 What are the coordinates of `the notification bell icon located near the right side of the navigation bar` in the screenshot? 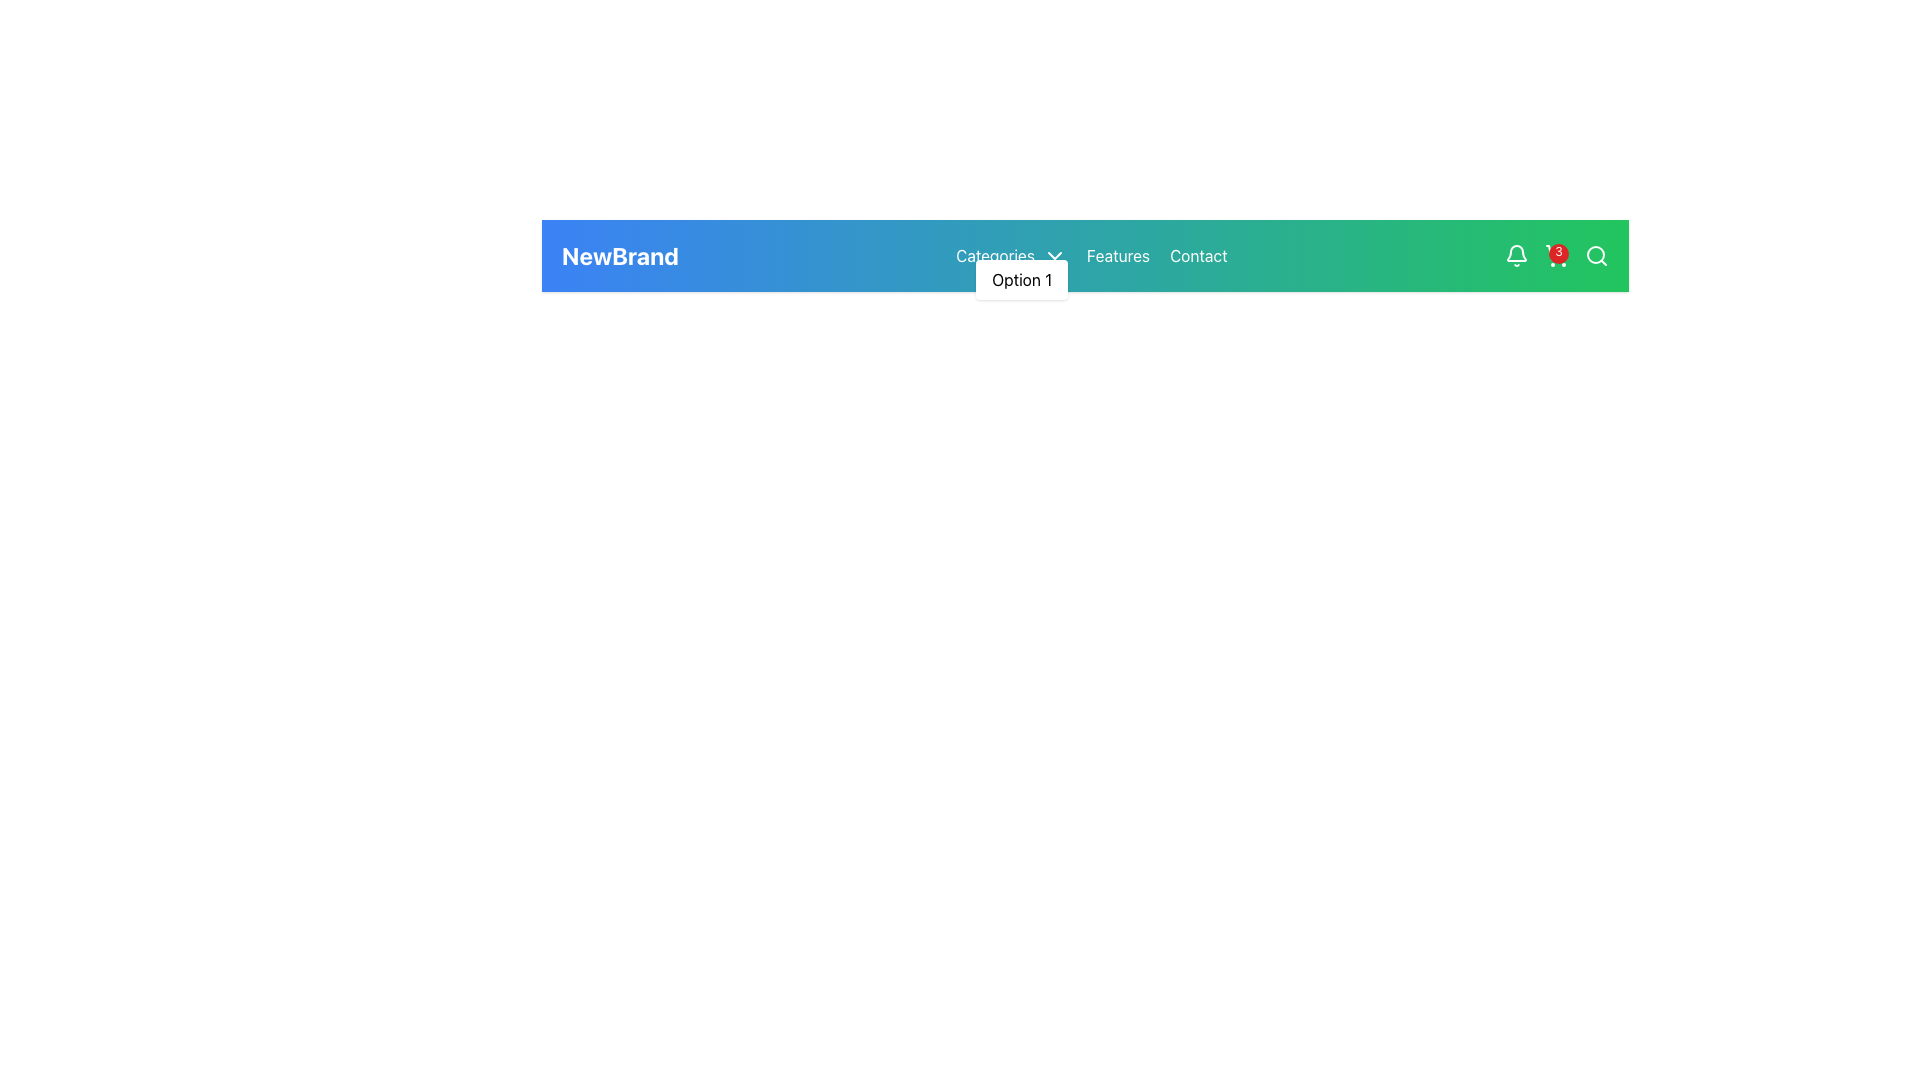 It's located at (1516, 254).